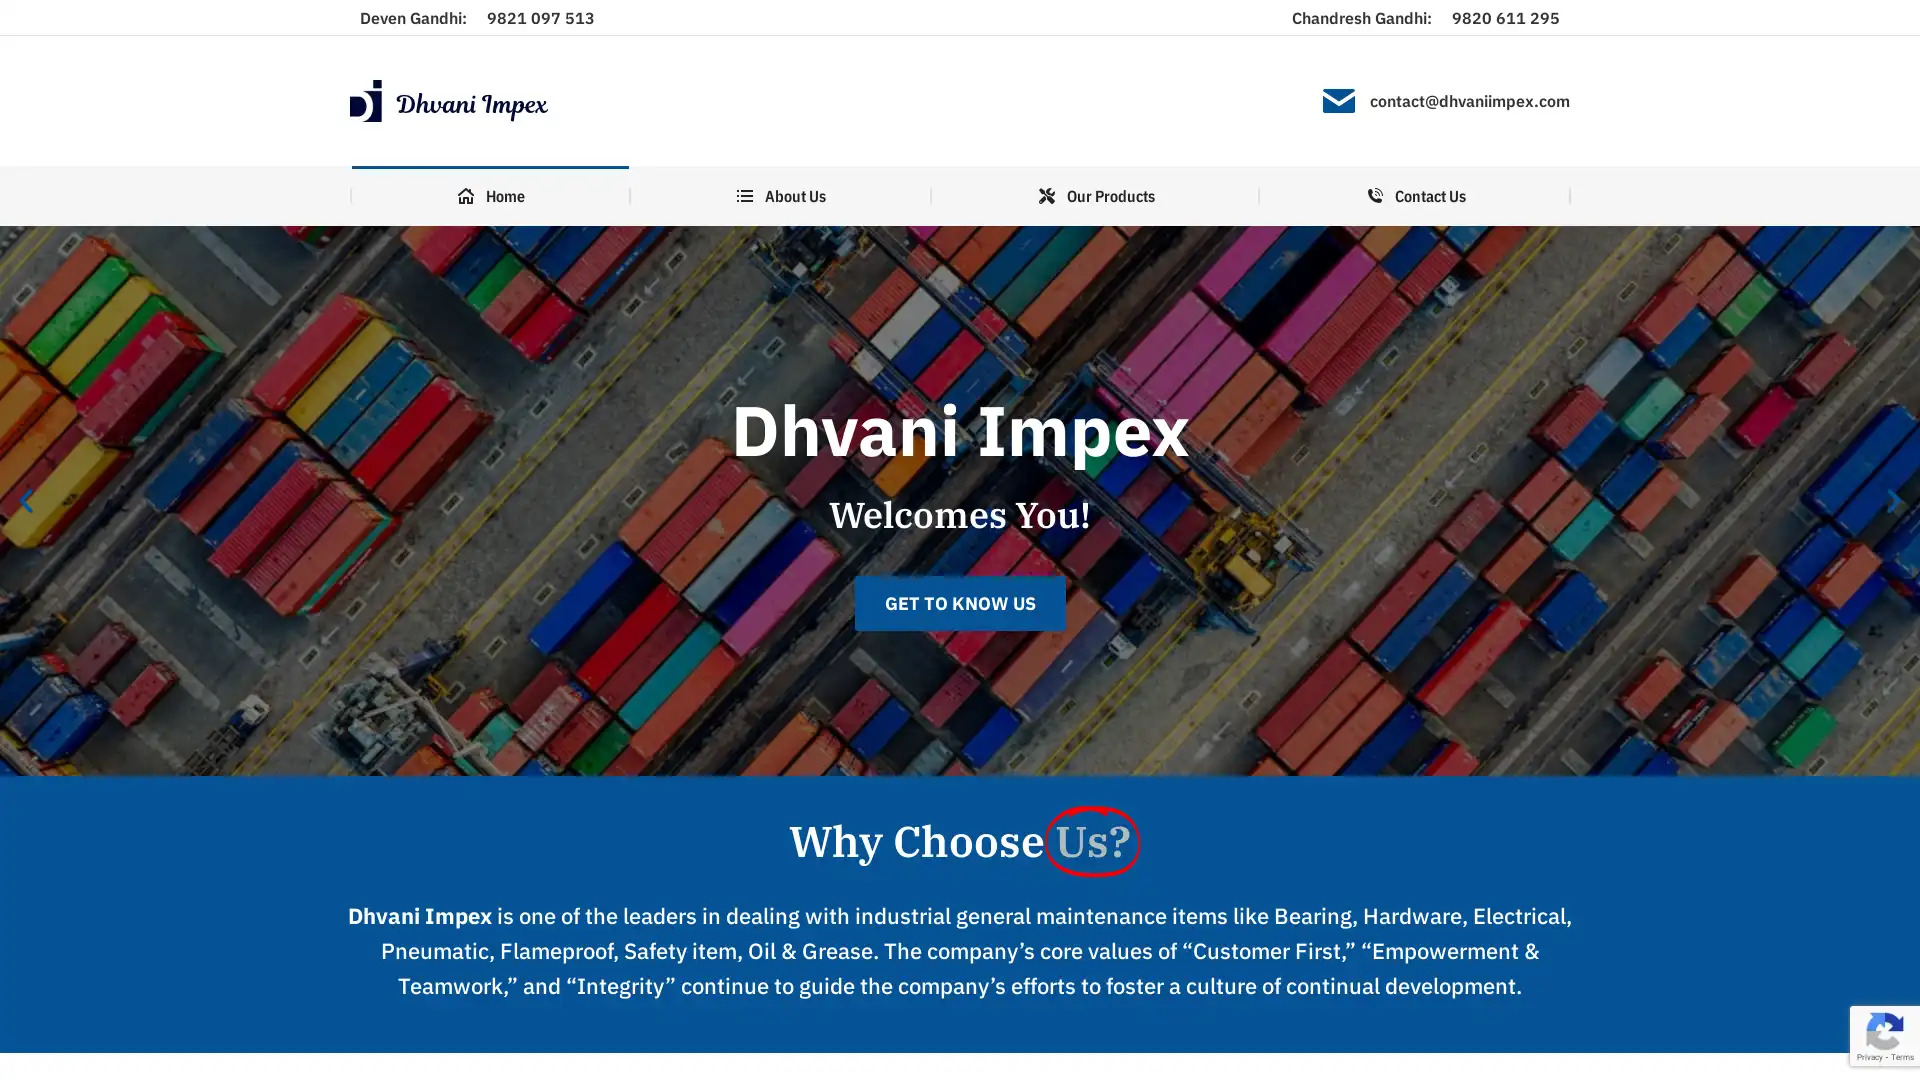 This screenshot has height=1080, width=1920. What do you see at coordinates (1893, 500) in the screenshot?
I see `Next slide` at bounding box center [1893, 500].